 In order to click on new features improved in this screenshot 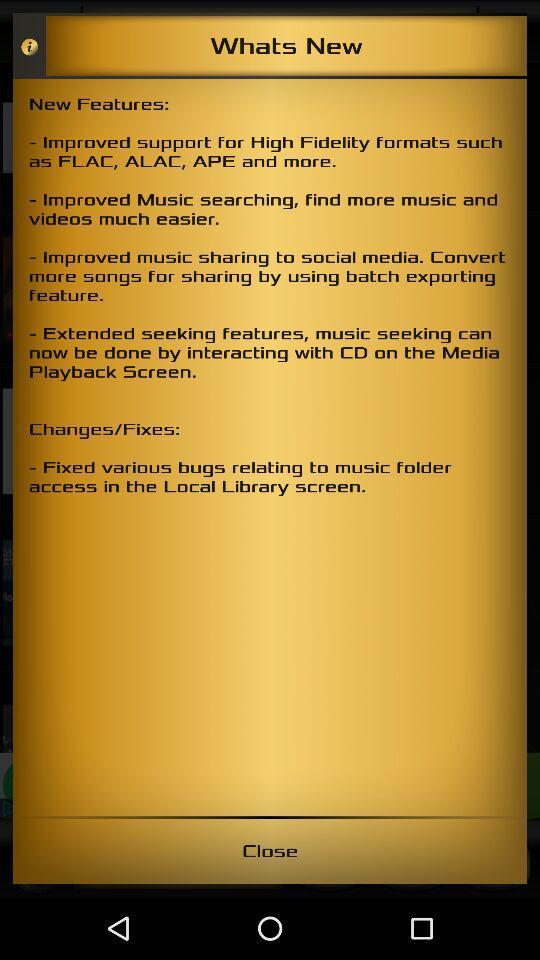, I will do `click(270, 447)`.